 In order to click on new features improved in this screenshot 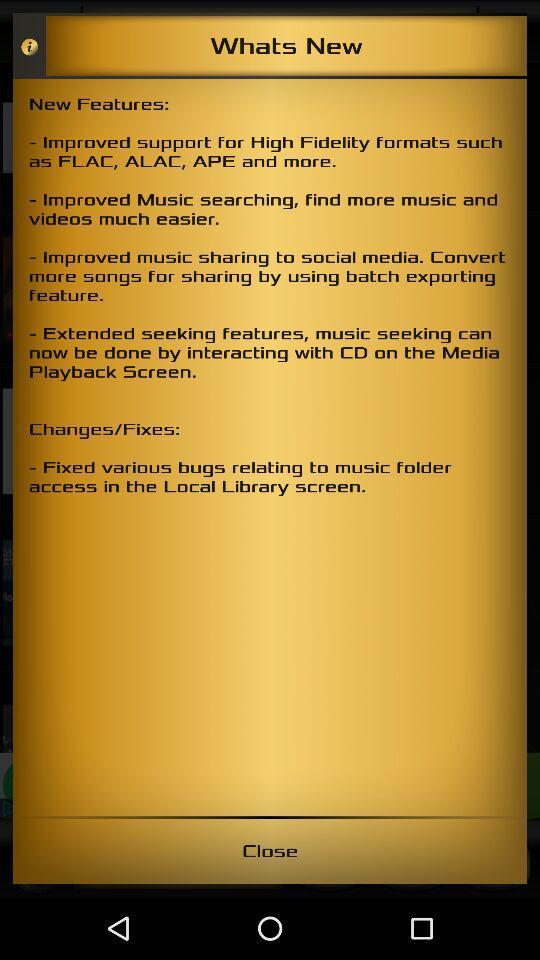, I will do `click(270, 447)`.